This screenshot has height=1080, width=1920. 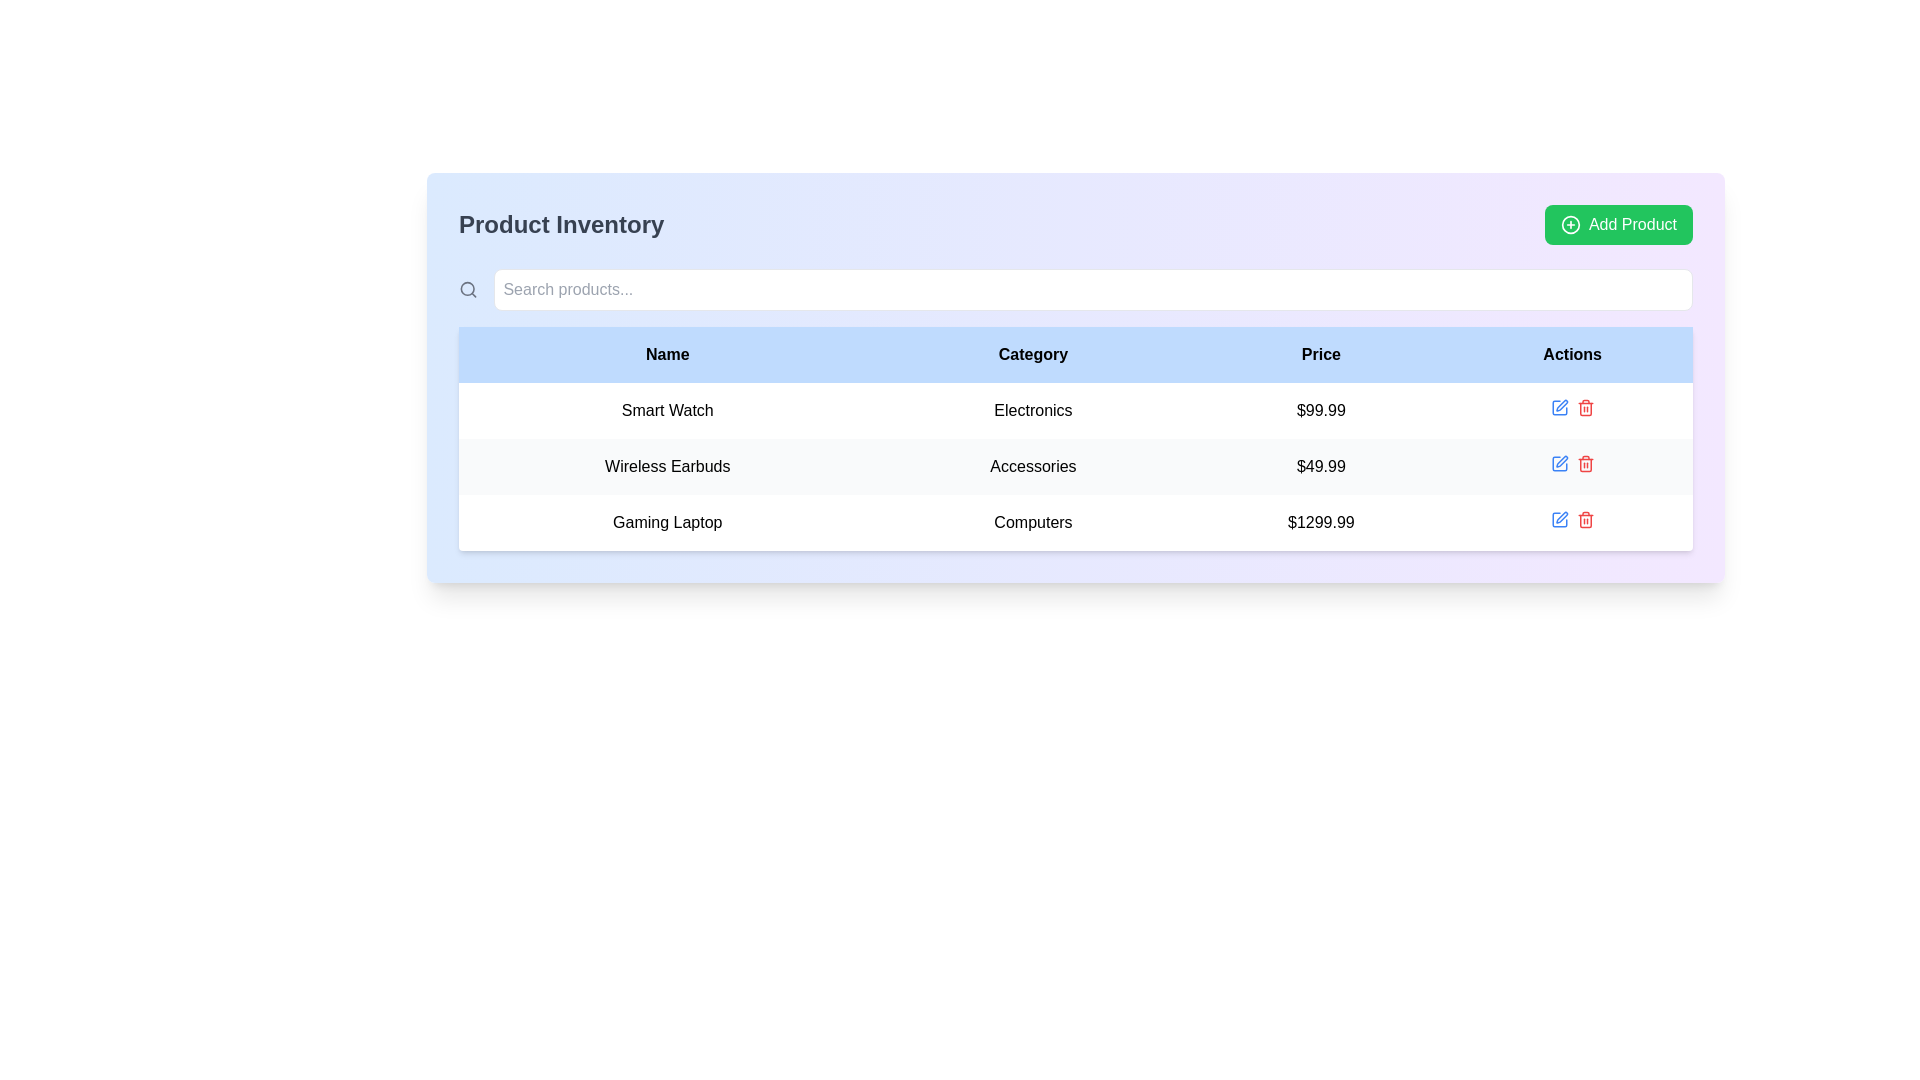 What do you see at coordinates (667, 353) in the screenshot?
I see `the Text label indicating the names of items in the first column of the table header, which is positioned leftmost adjacent to the 'Category' header` at bounding box center [667, 353].